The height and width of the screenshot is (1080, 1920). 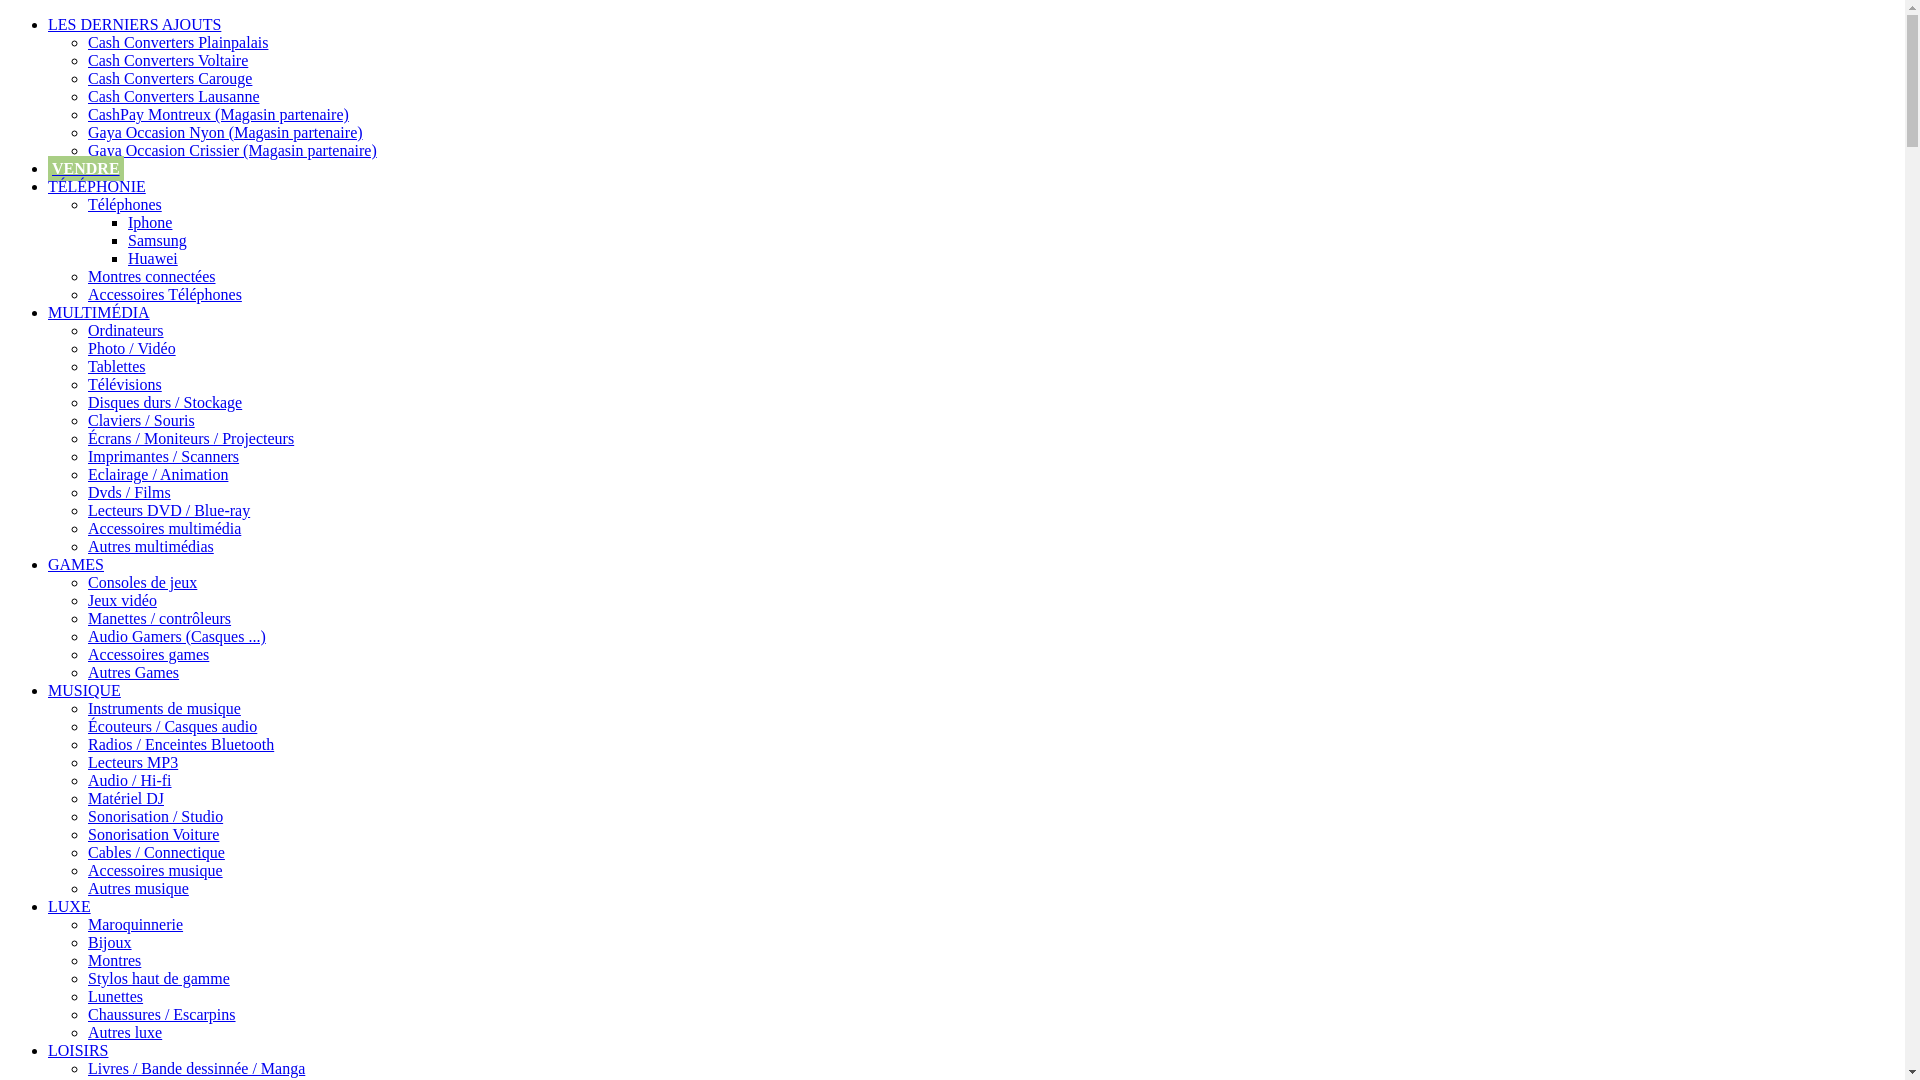 What do you see at coordinates (85, 167) in the screenshot?
I see `'VENDRE'` at bounding box center [85, 167].